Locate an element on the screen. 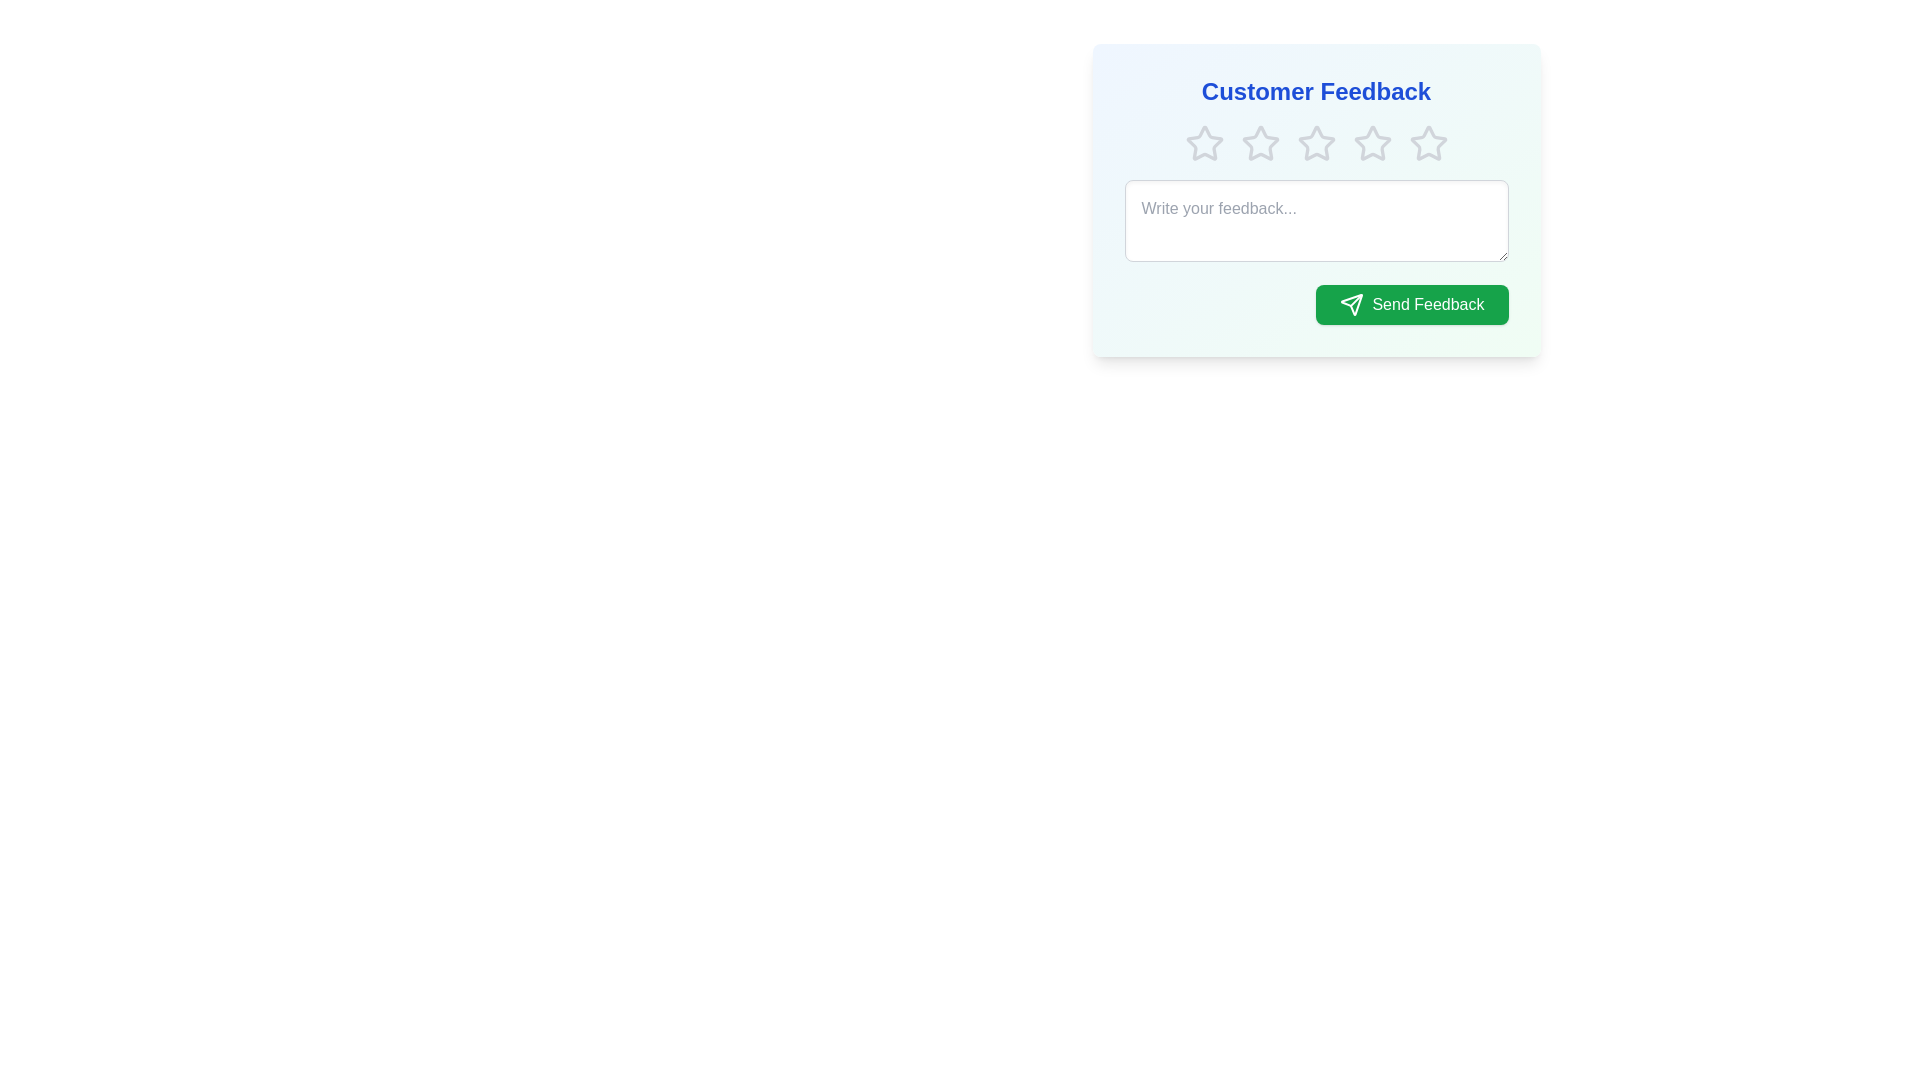 The image size is (1920, 1080). the star corresponding to the desired rating 1 is located at coordinates (1203, 142).